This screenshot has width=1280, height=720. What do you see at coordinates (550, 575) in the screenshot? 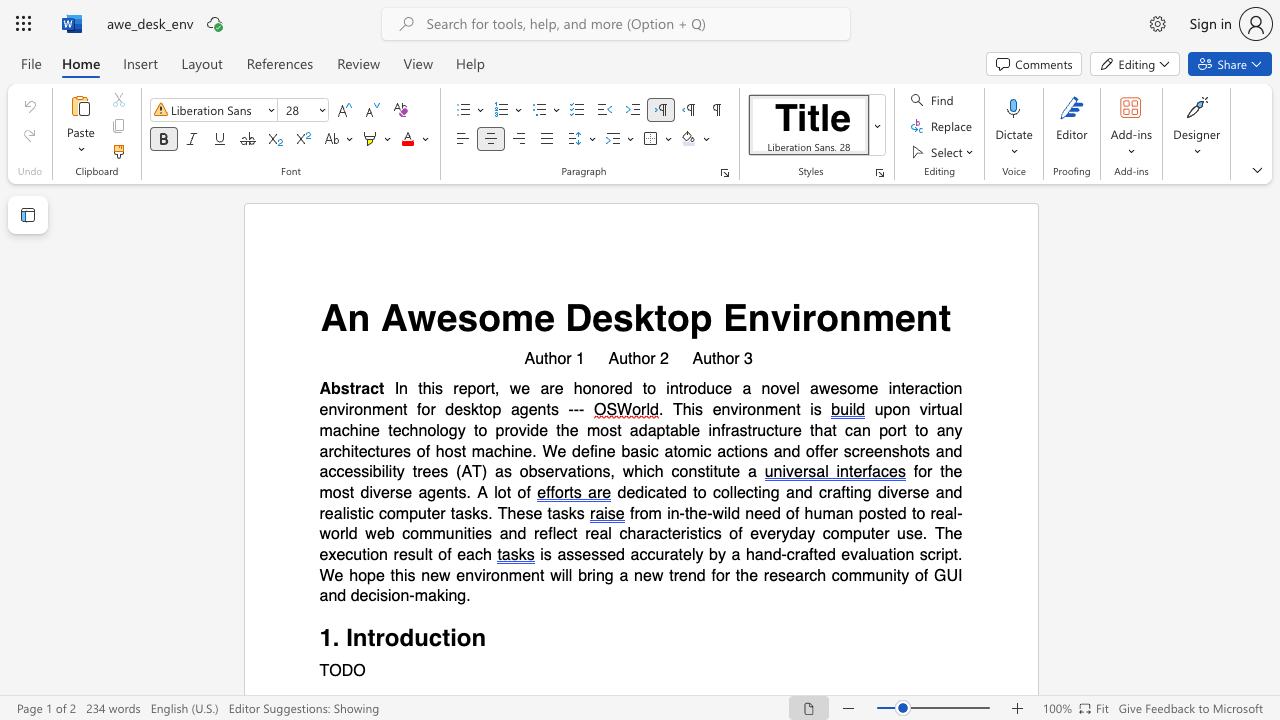
I see `the subset text "will bring a new trend for the re" within the text "will bring a new trend for the research community of GUI and decision-making."` at bounding box center [550, 575].